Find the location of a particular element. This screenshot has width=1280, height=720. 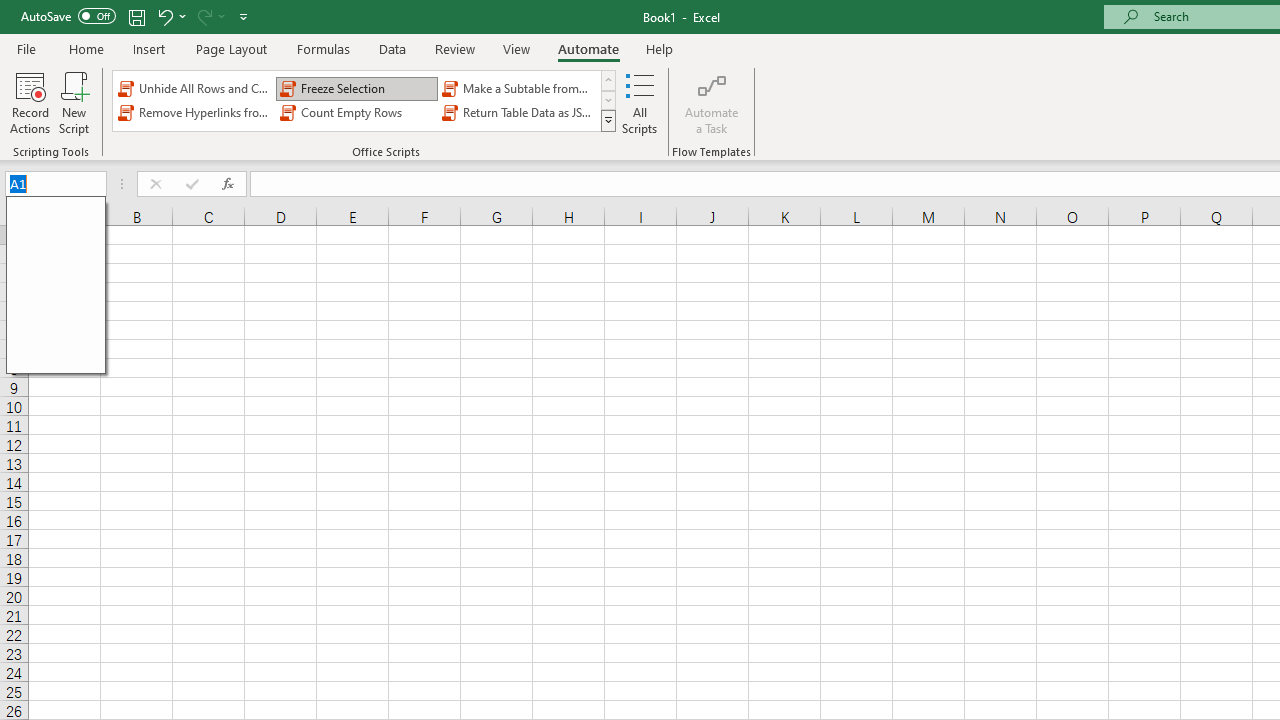

'Return Table Data as JSON' is located at coordinates (519, 113).